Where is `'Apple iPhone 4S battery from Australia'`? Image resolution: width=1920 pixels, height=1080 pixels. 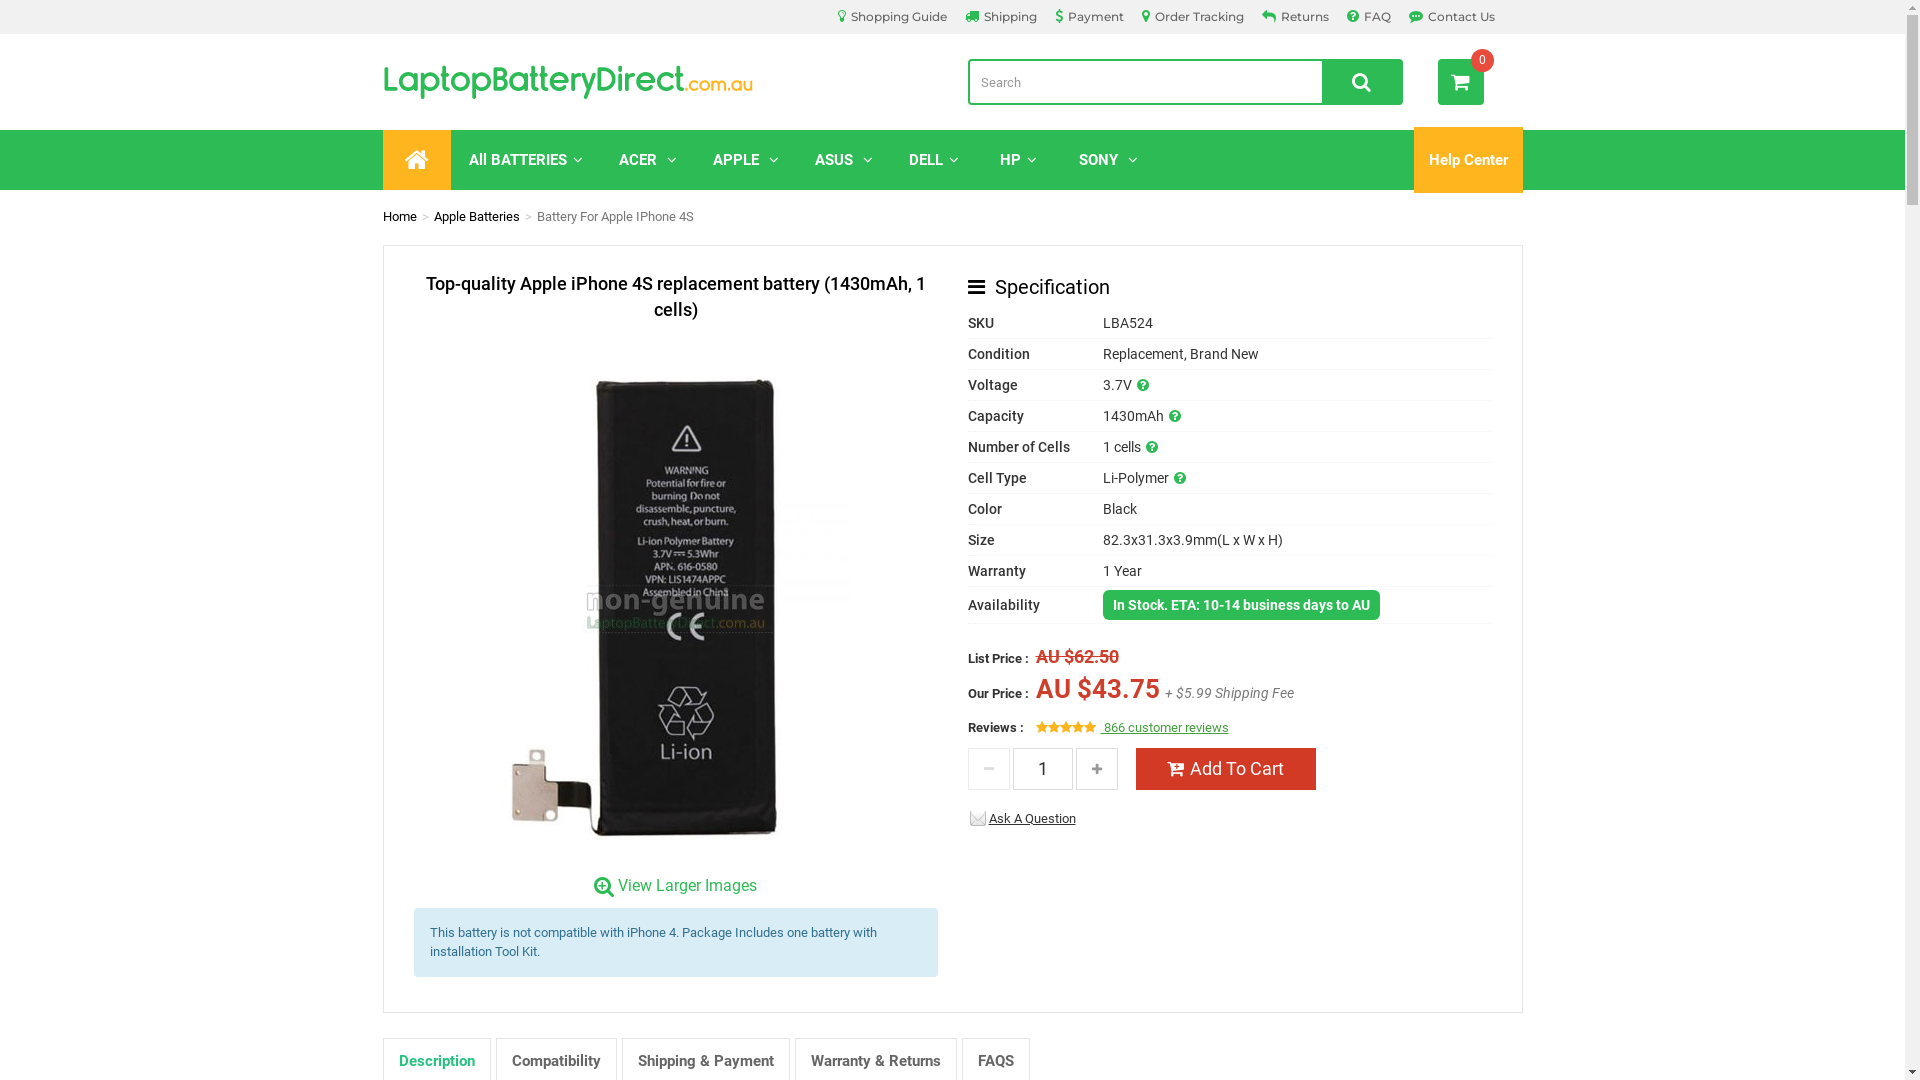
'Apple iPhone 4S battery from Australia' is located at coordinates (675, 597).